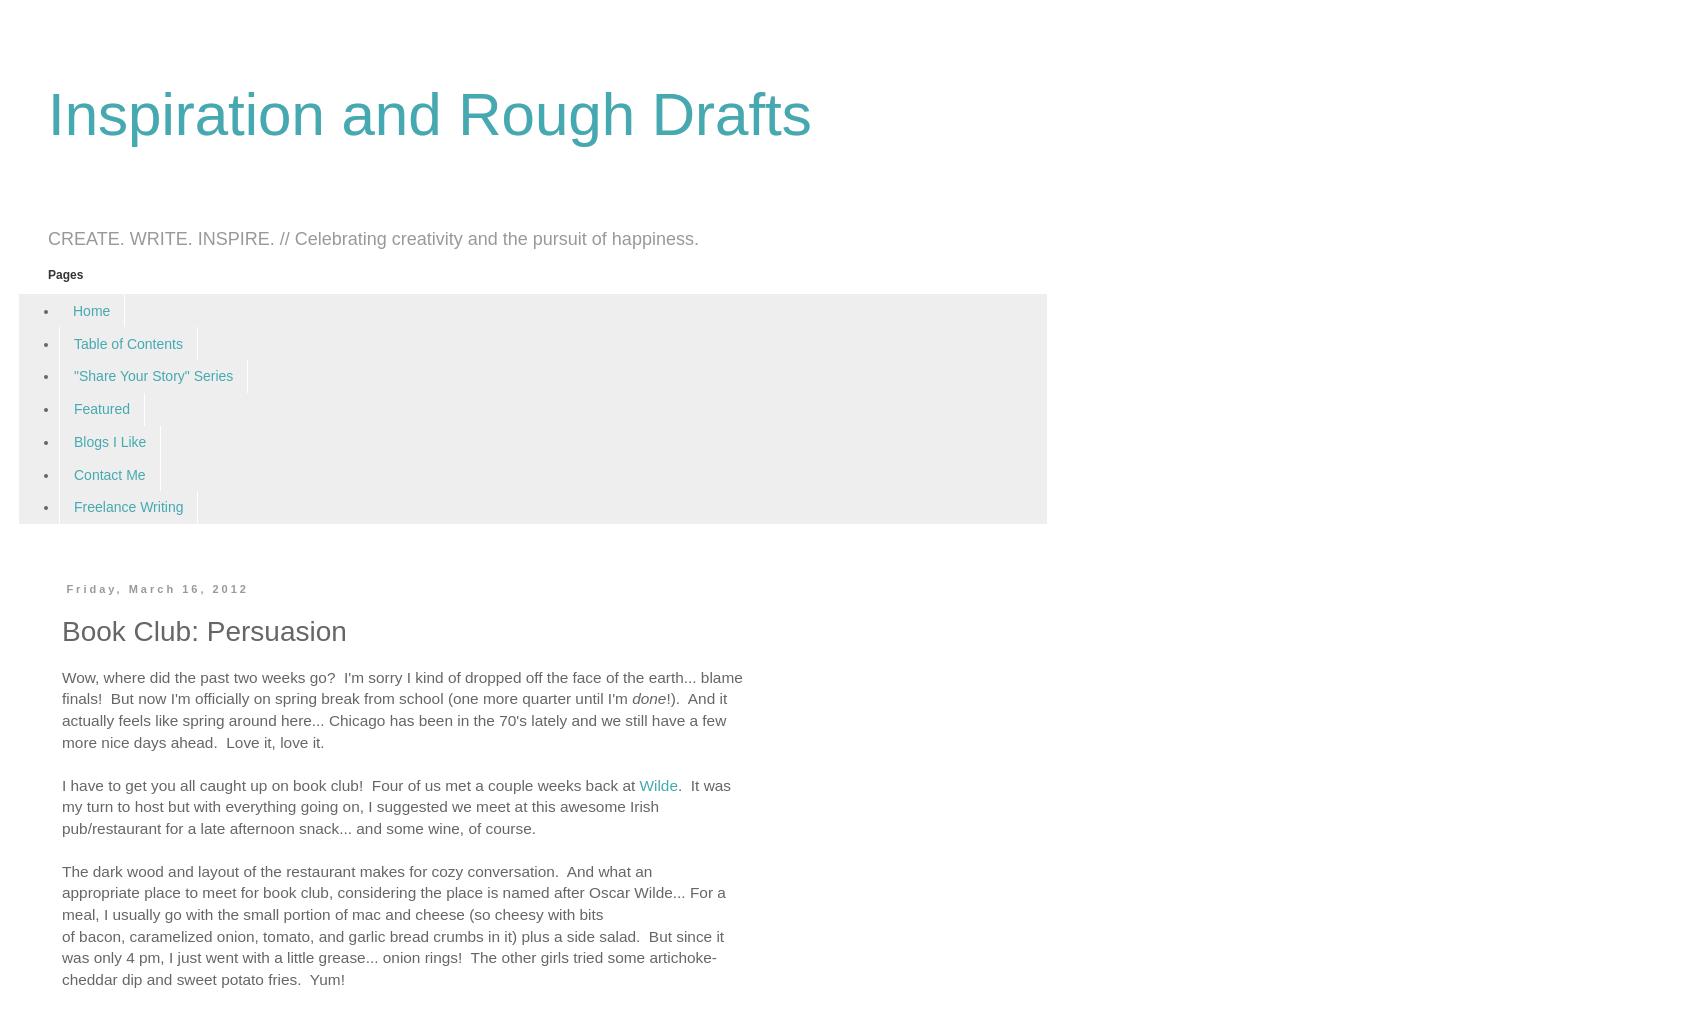 The width and height of the screenshot is (1708, 1013). What do you see at coordinates (396, 806) in the screenshot?
I see `'.  It was my turn to host but with everything going on, I suggested we meet at this awesome Irish pub/restaurant for a late afternoon snack... and some wine, of course.'` at bounding box center [396, 806].